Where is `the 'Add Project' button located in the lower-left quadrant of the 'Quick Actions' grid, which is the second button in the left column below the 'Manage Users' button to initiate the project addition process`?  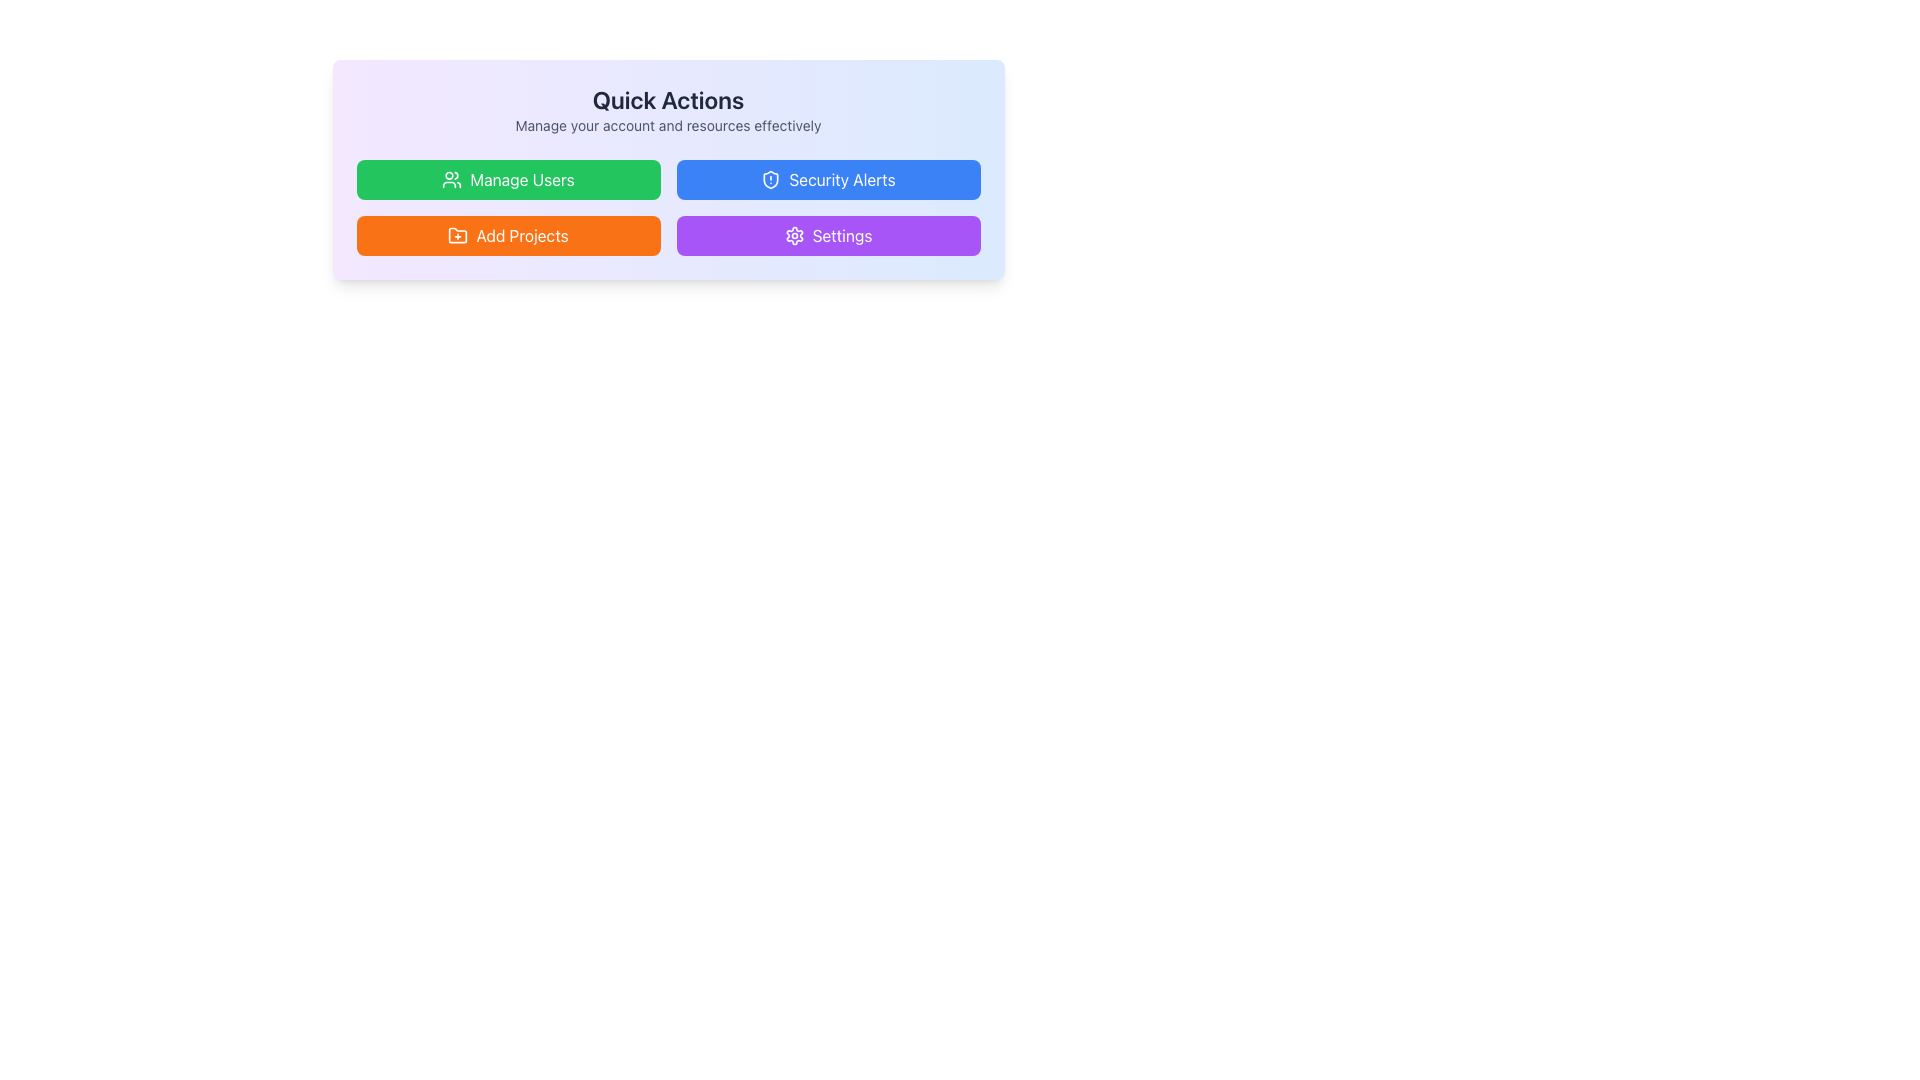
the 'Add Project' button located in the lower-left quadrant of the 'Quick Actions' grid, which is the second button in the left column below the 'Manage Users' button to initiate the project addition process is located at coordinates (508, 234).